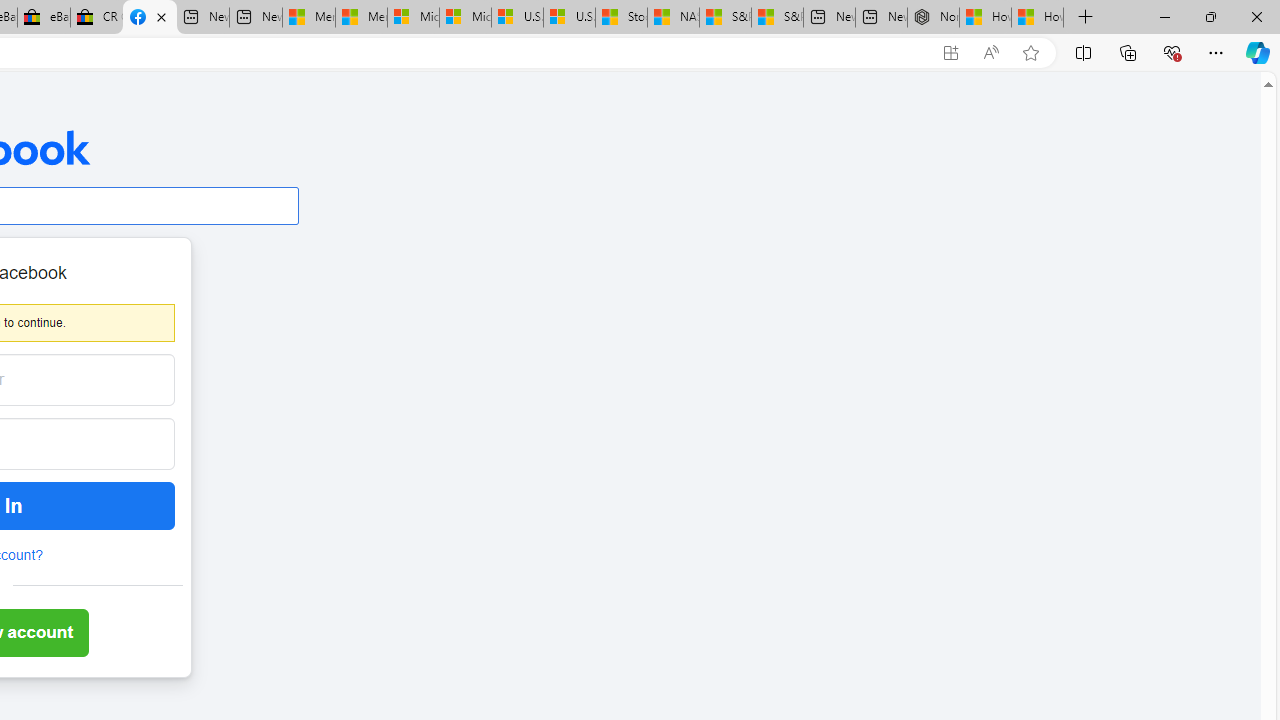 The height and width of the screenshot is (720, 1280). I want to click on 'S&P 500, Nasdaq end lower, weighed by Nvidia dip | Watch', so click(775, 17).